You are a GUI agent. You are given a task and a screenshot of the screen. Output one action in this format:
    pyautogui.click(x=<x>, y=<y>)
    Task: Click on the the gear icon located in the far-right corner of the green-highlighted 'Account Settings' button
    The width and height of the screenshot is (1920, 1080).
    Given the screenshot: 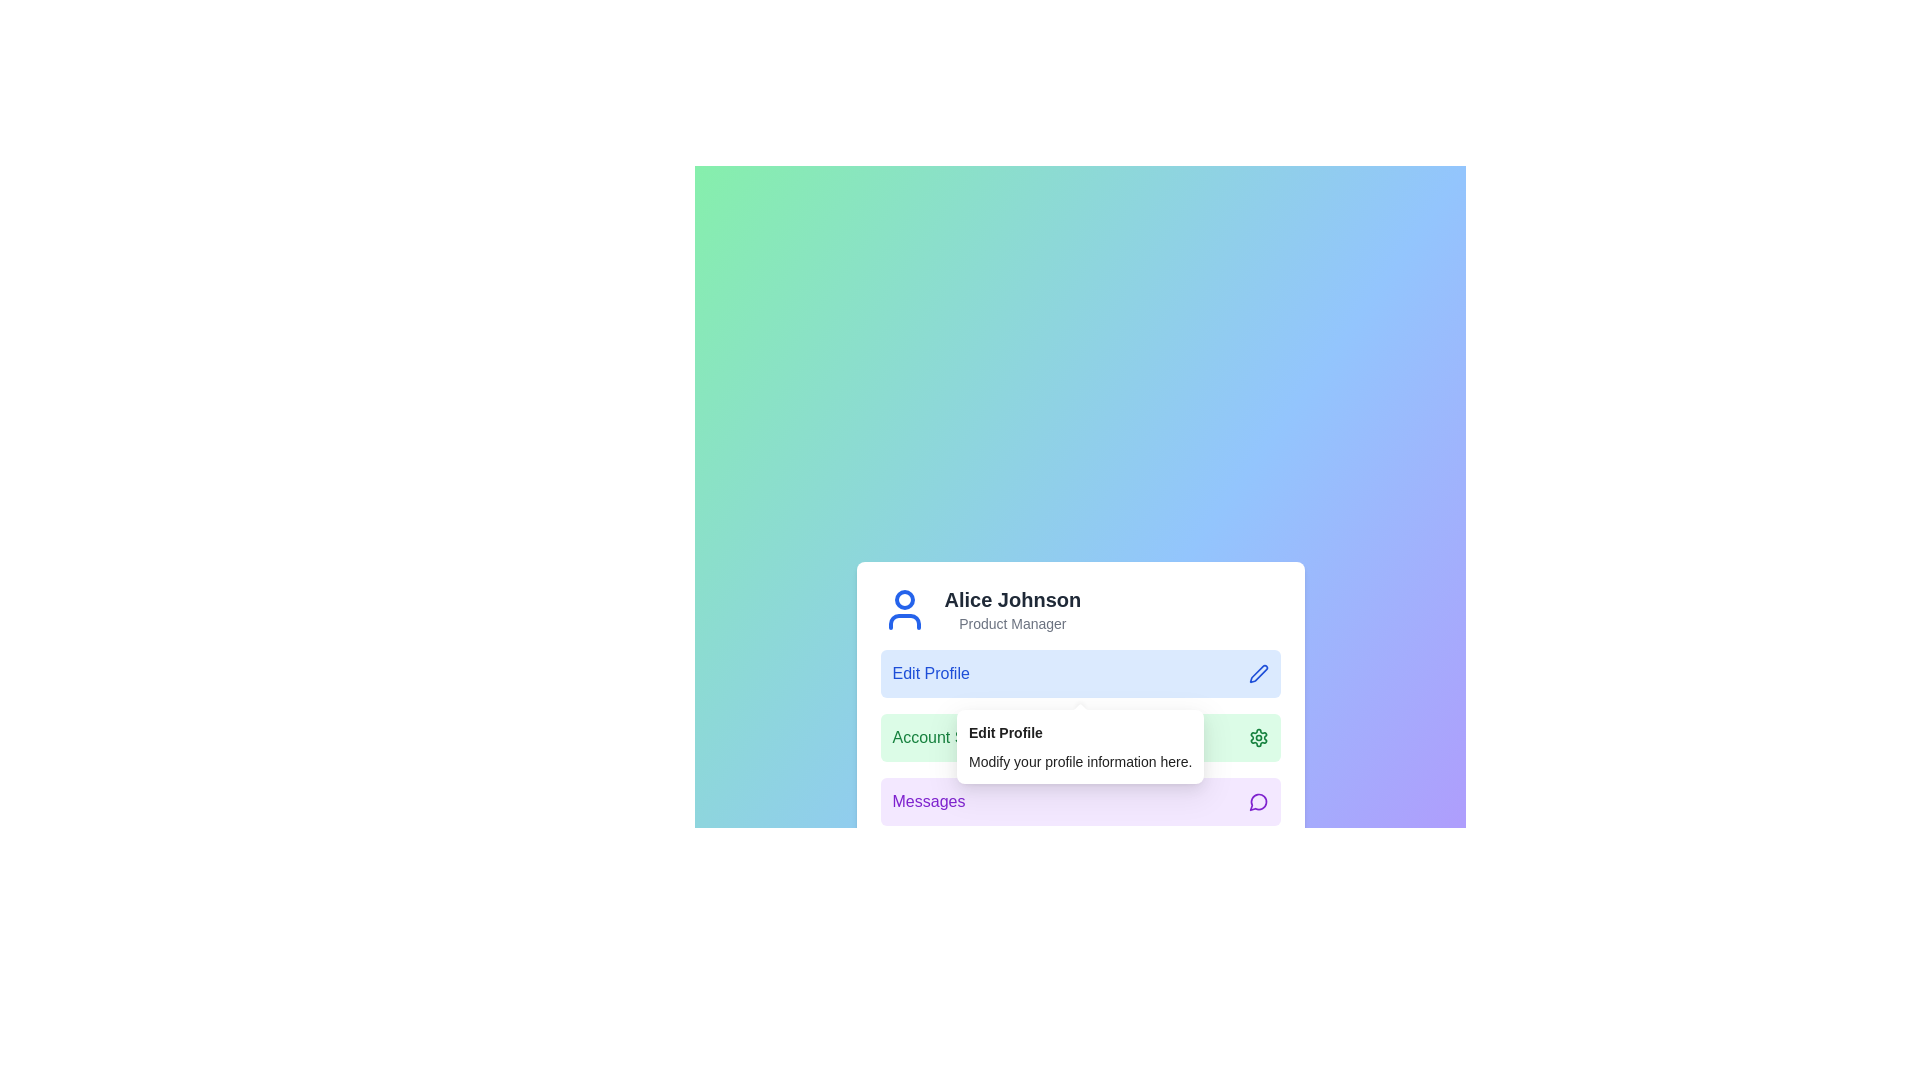 What is the action you would take?
    pyautogui.click(x=1257, y=737)
    